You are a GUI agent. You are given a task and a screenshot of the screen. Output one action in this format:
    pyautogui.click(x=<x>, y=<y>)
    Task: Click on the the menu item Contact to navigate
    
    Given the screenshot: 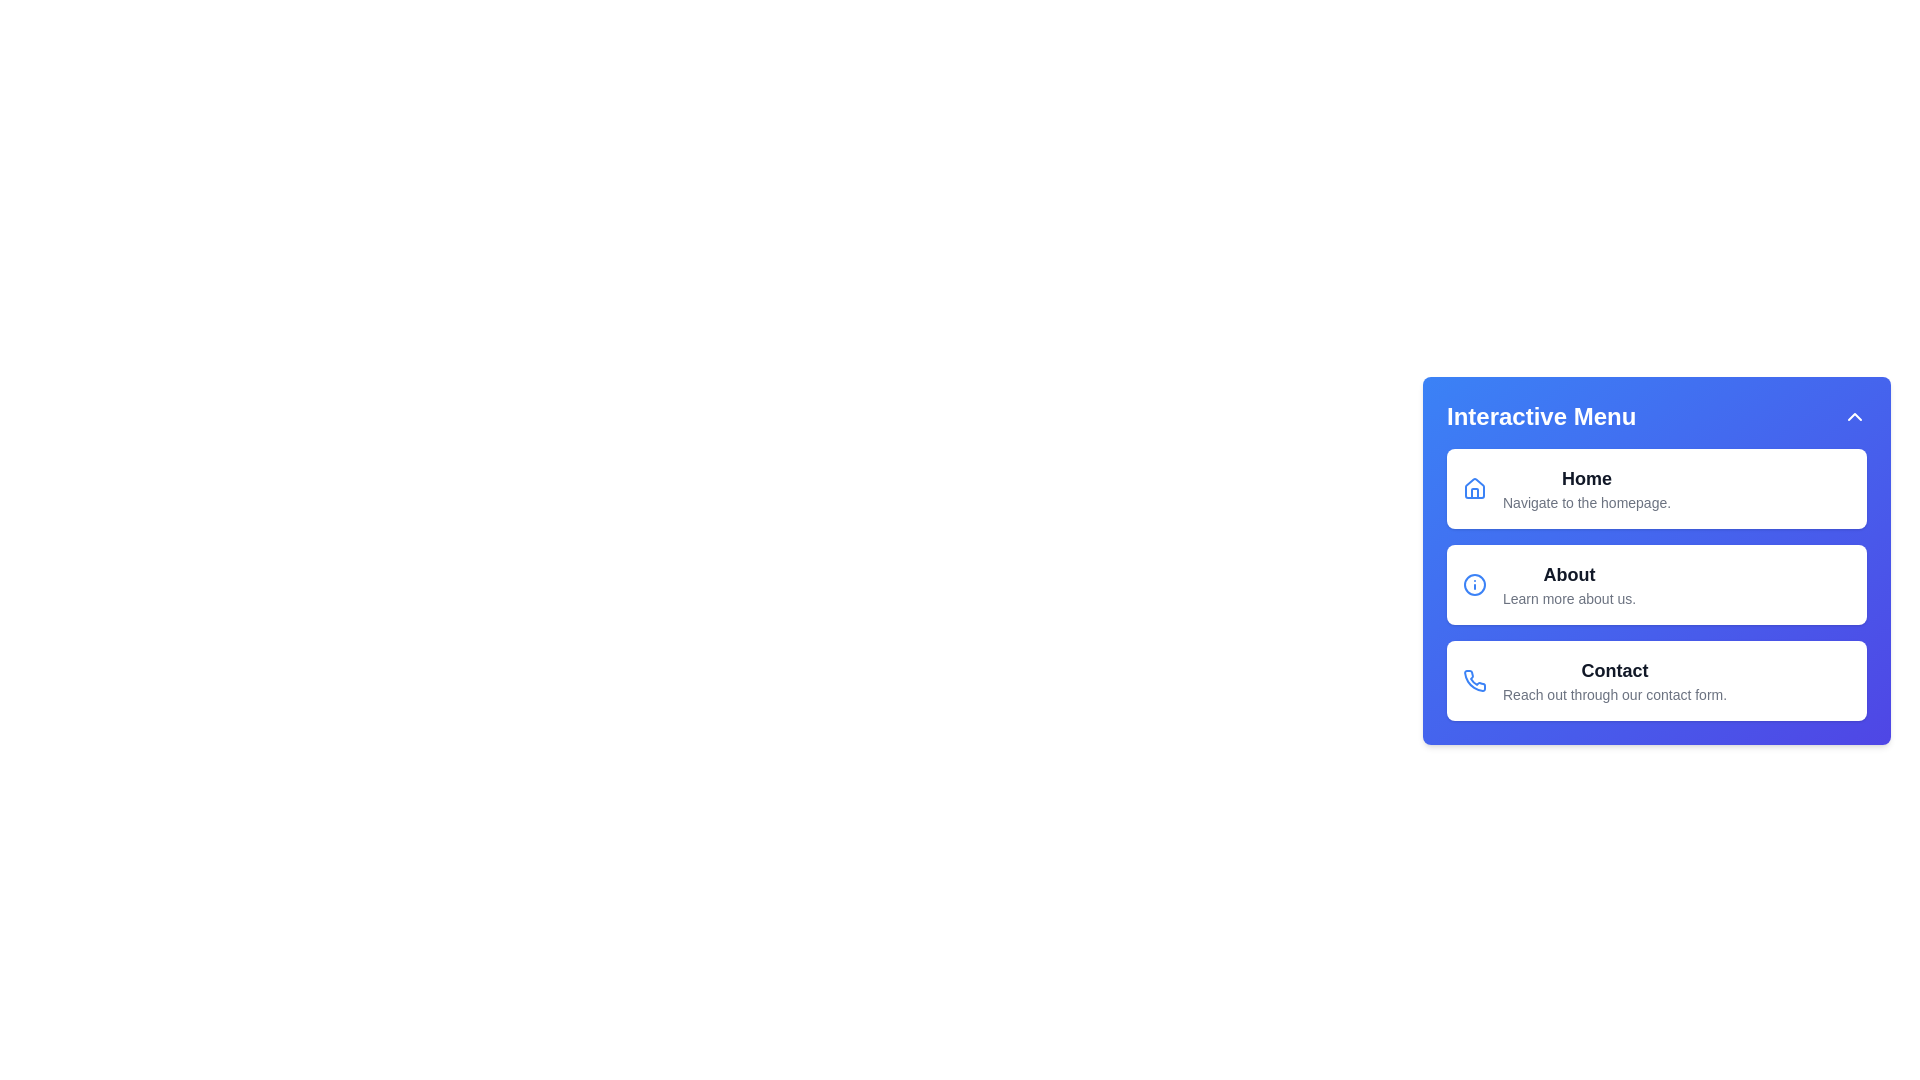 What is the action you would take?
    pyautogui.click(x=1656, y=680)
    